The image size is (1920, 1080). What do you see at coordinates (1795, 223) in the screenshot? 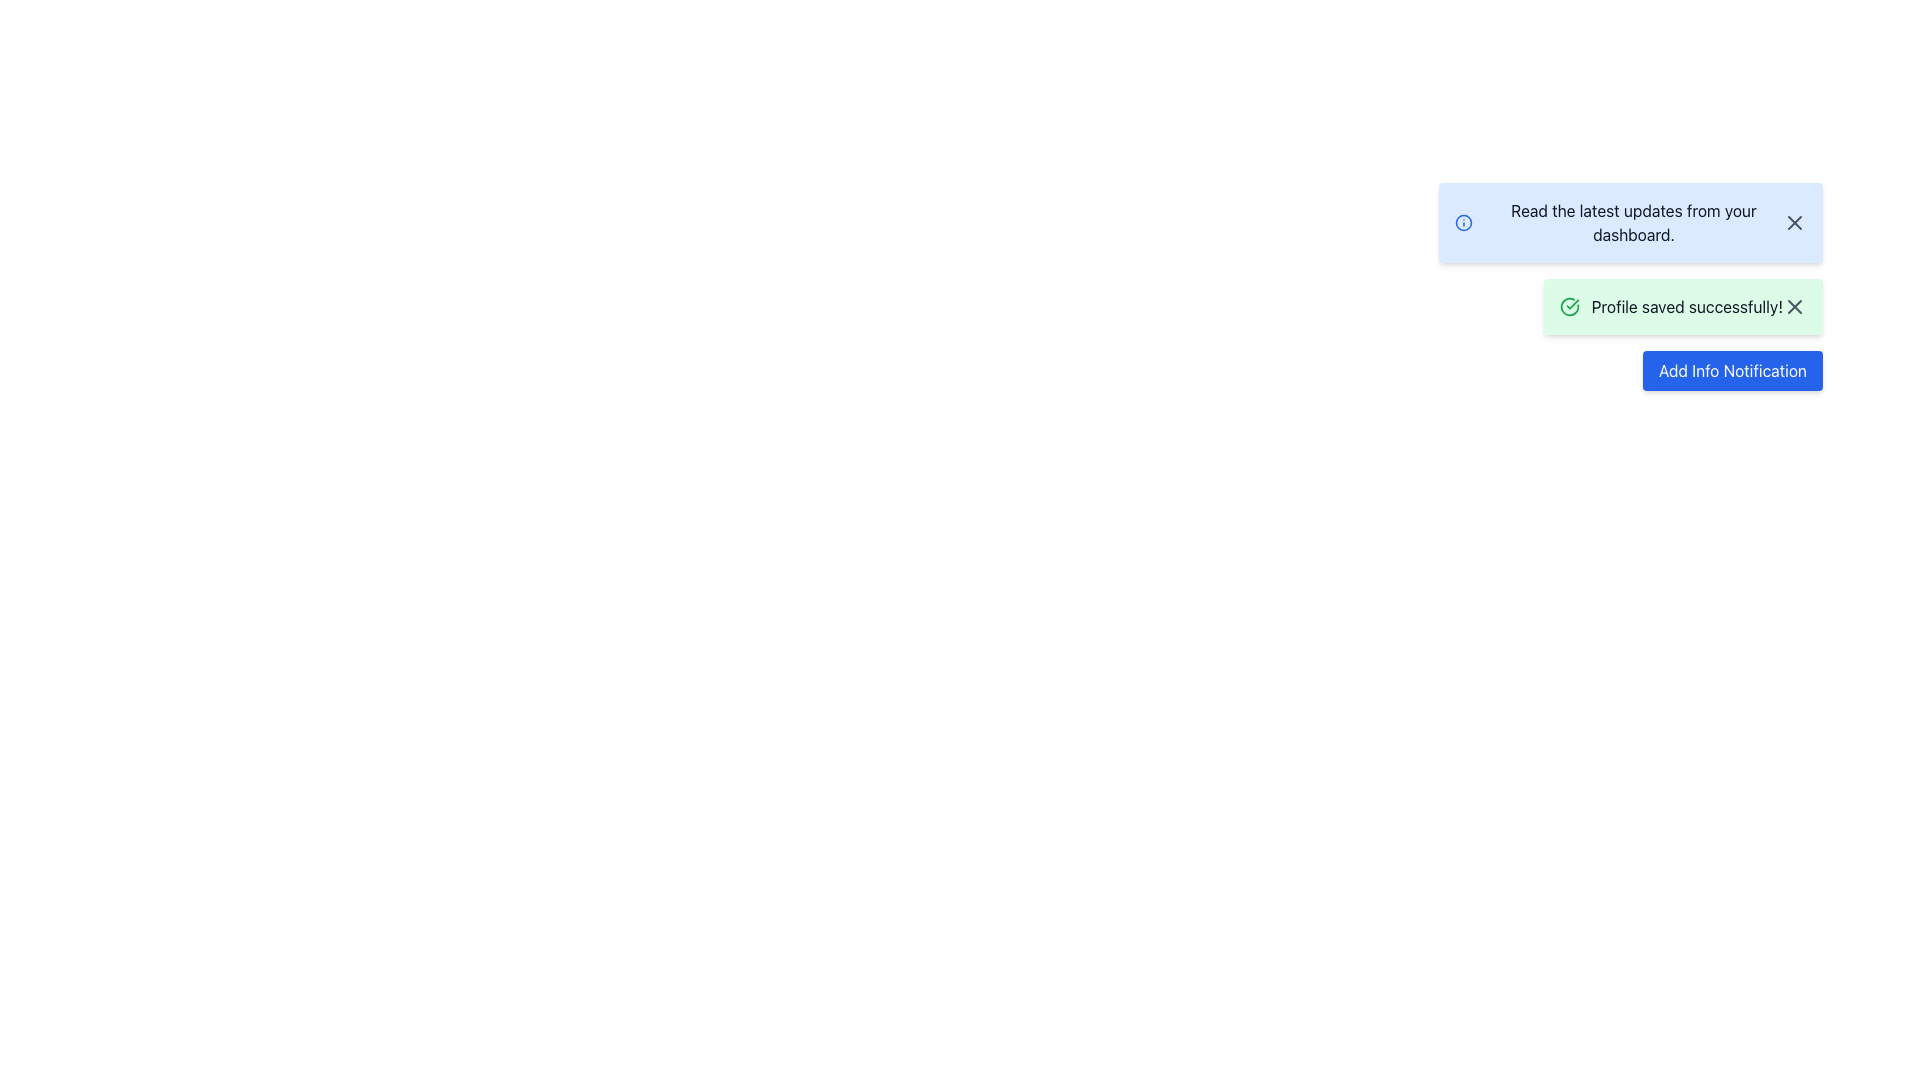
I see `the close button 'X' icon located at the far right of the notification box to change its color` at bounding box center [1795, 223].